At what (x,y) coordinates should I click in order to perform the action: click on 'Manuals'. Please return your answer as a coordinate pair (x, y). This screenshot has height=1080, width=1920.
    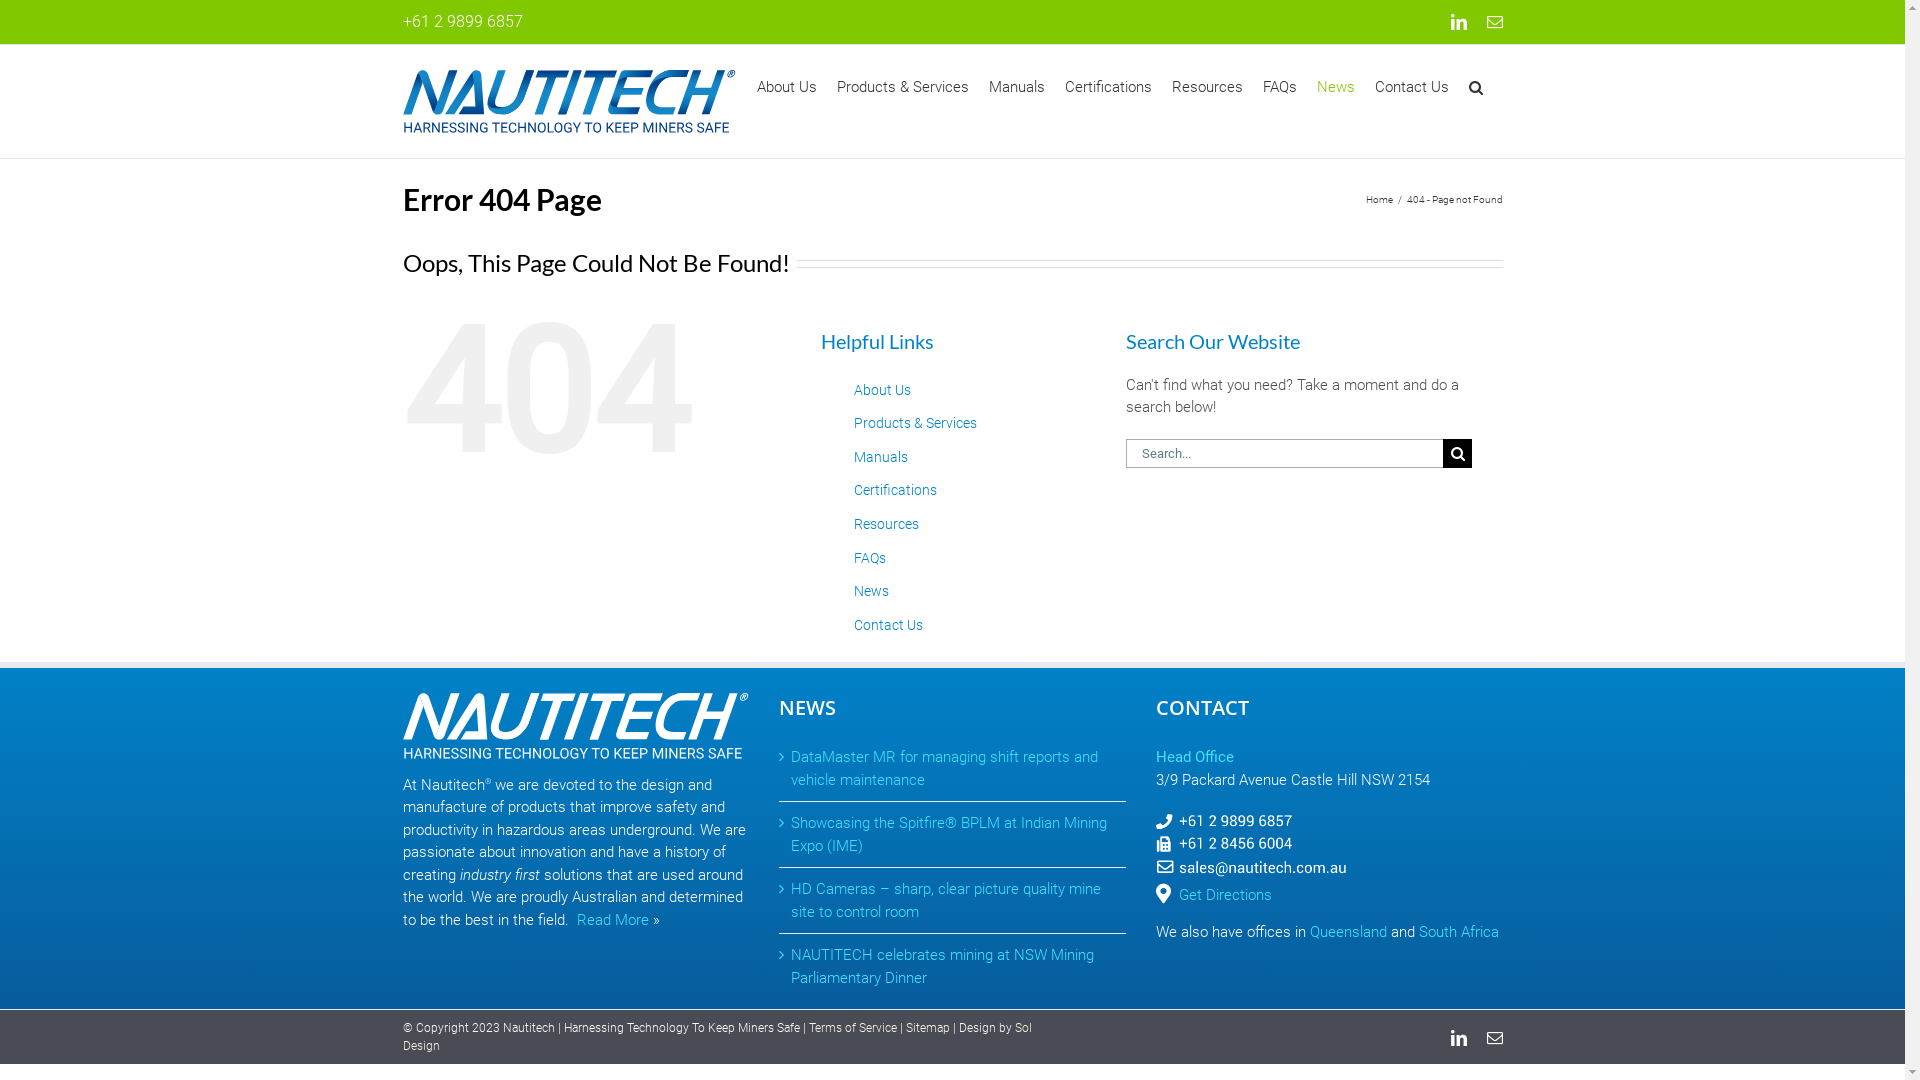
    Looking at the image, I should click on (1016, 86).